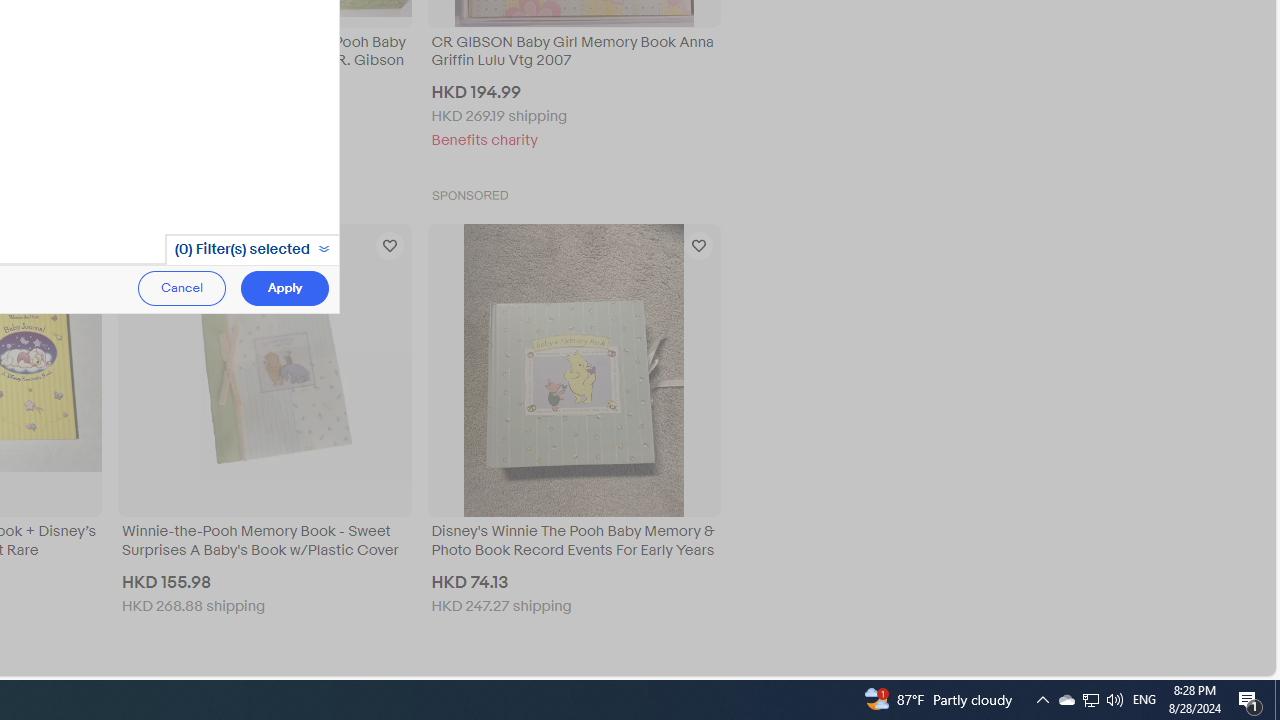 This screenshot has width=1280, height=720. I want to click on '(0) Filter(s) selected', so click(250, 248).